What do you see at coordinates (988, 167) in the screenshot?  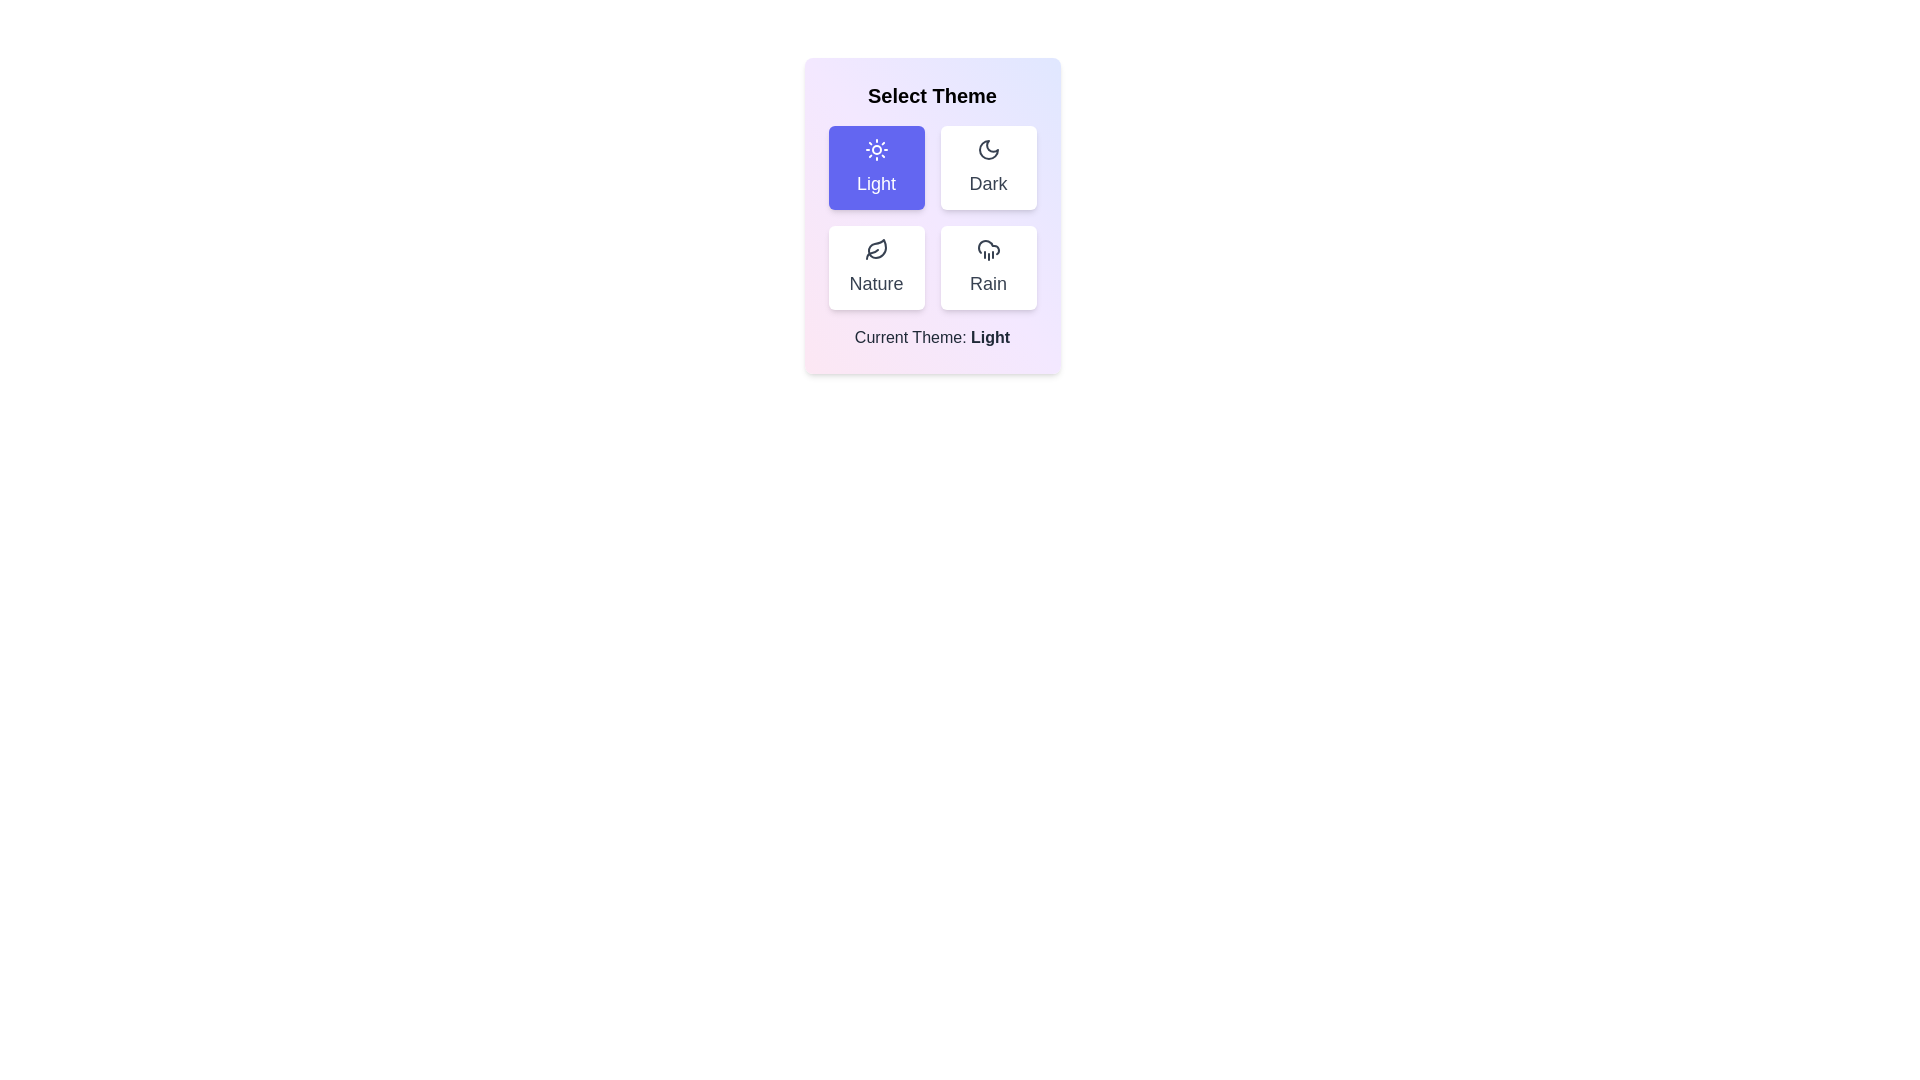 I see `the theme Dark by clicking the corresponding button` at bounding box center [988, 167].